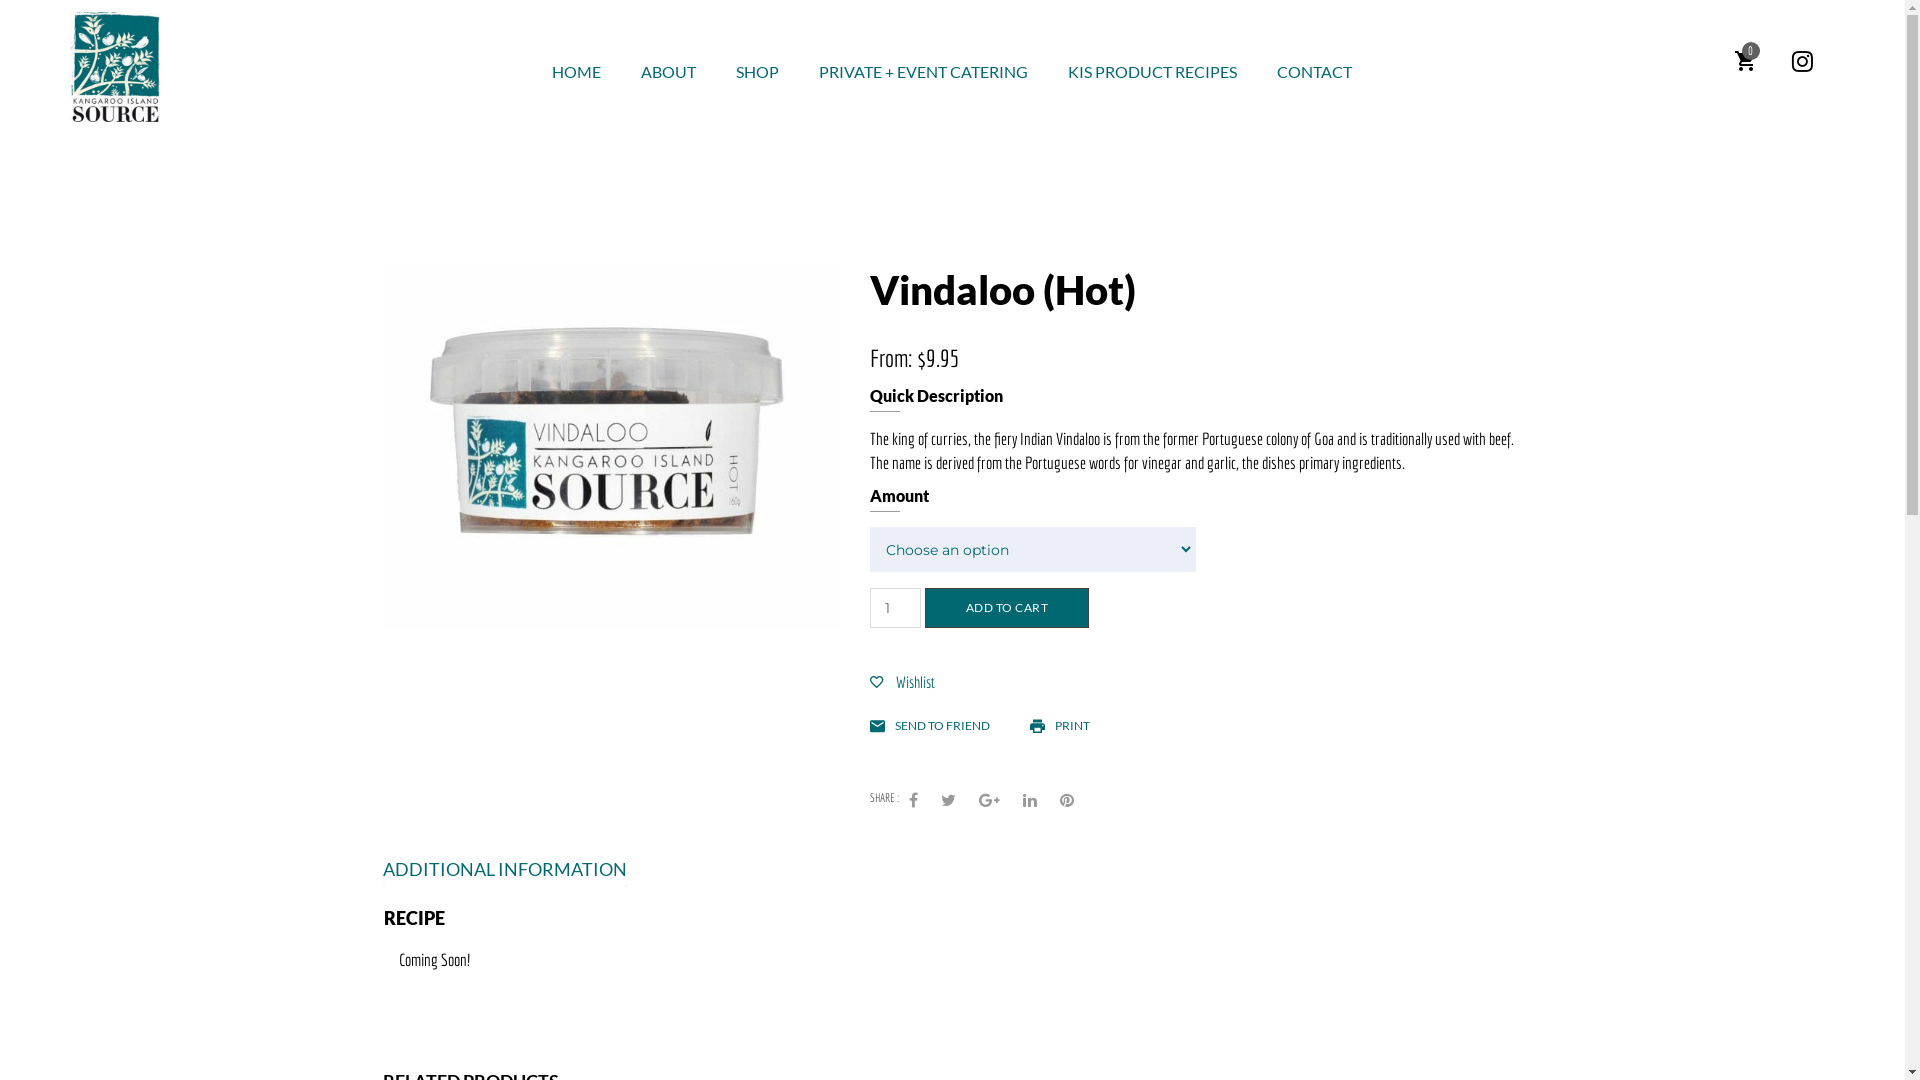 Image resolution: width=1920 pixels, height=1080 pixels. Describe the element at coordinates (1065, 798) in the screenshot. I see `'Pinterest'` at that location.